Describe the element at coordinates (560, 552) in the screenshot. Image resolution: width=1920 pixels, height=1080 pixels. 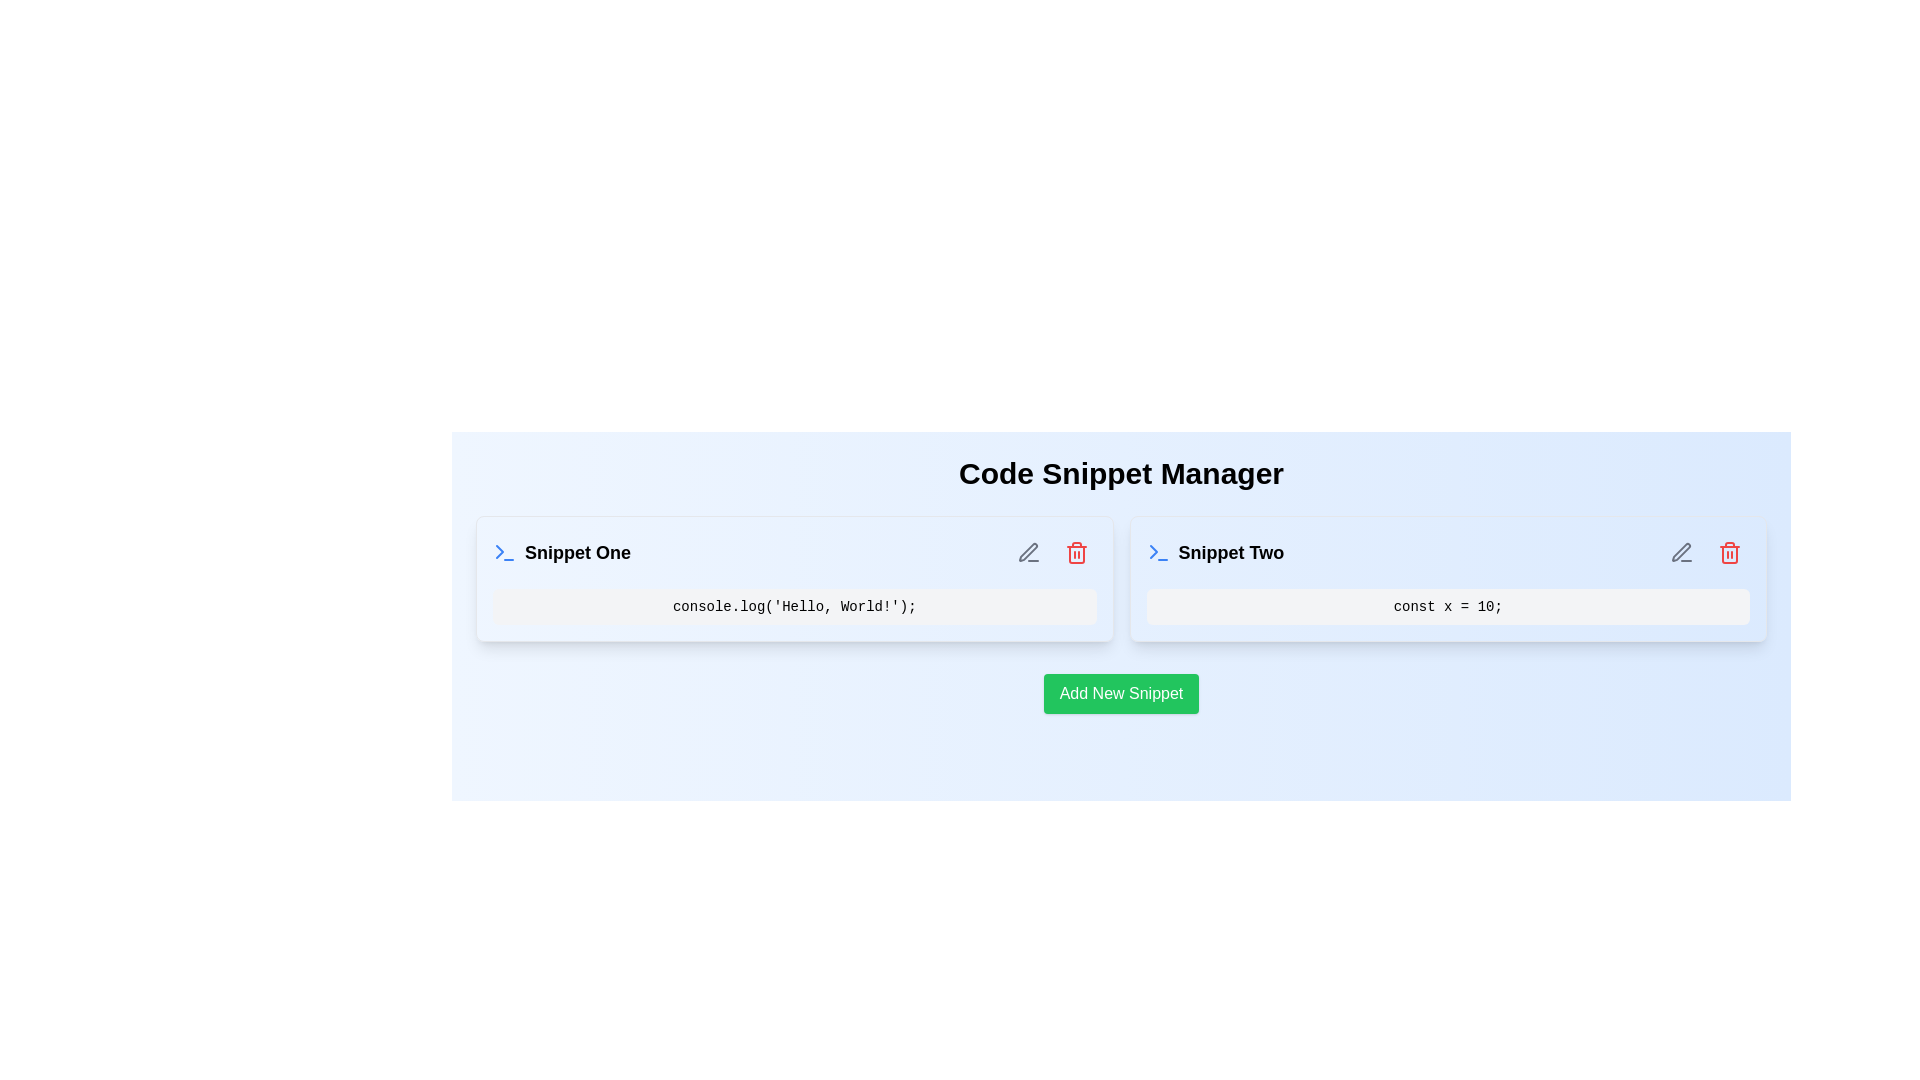
I see `the text label 'Snippet One' which is styled with bold and large font, located within the 'Code Snippet Manager' box, as the first item in the left snippet box` at that location.